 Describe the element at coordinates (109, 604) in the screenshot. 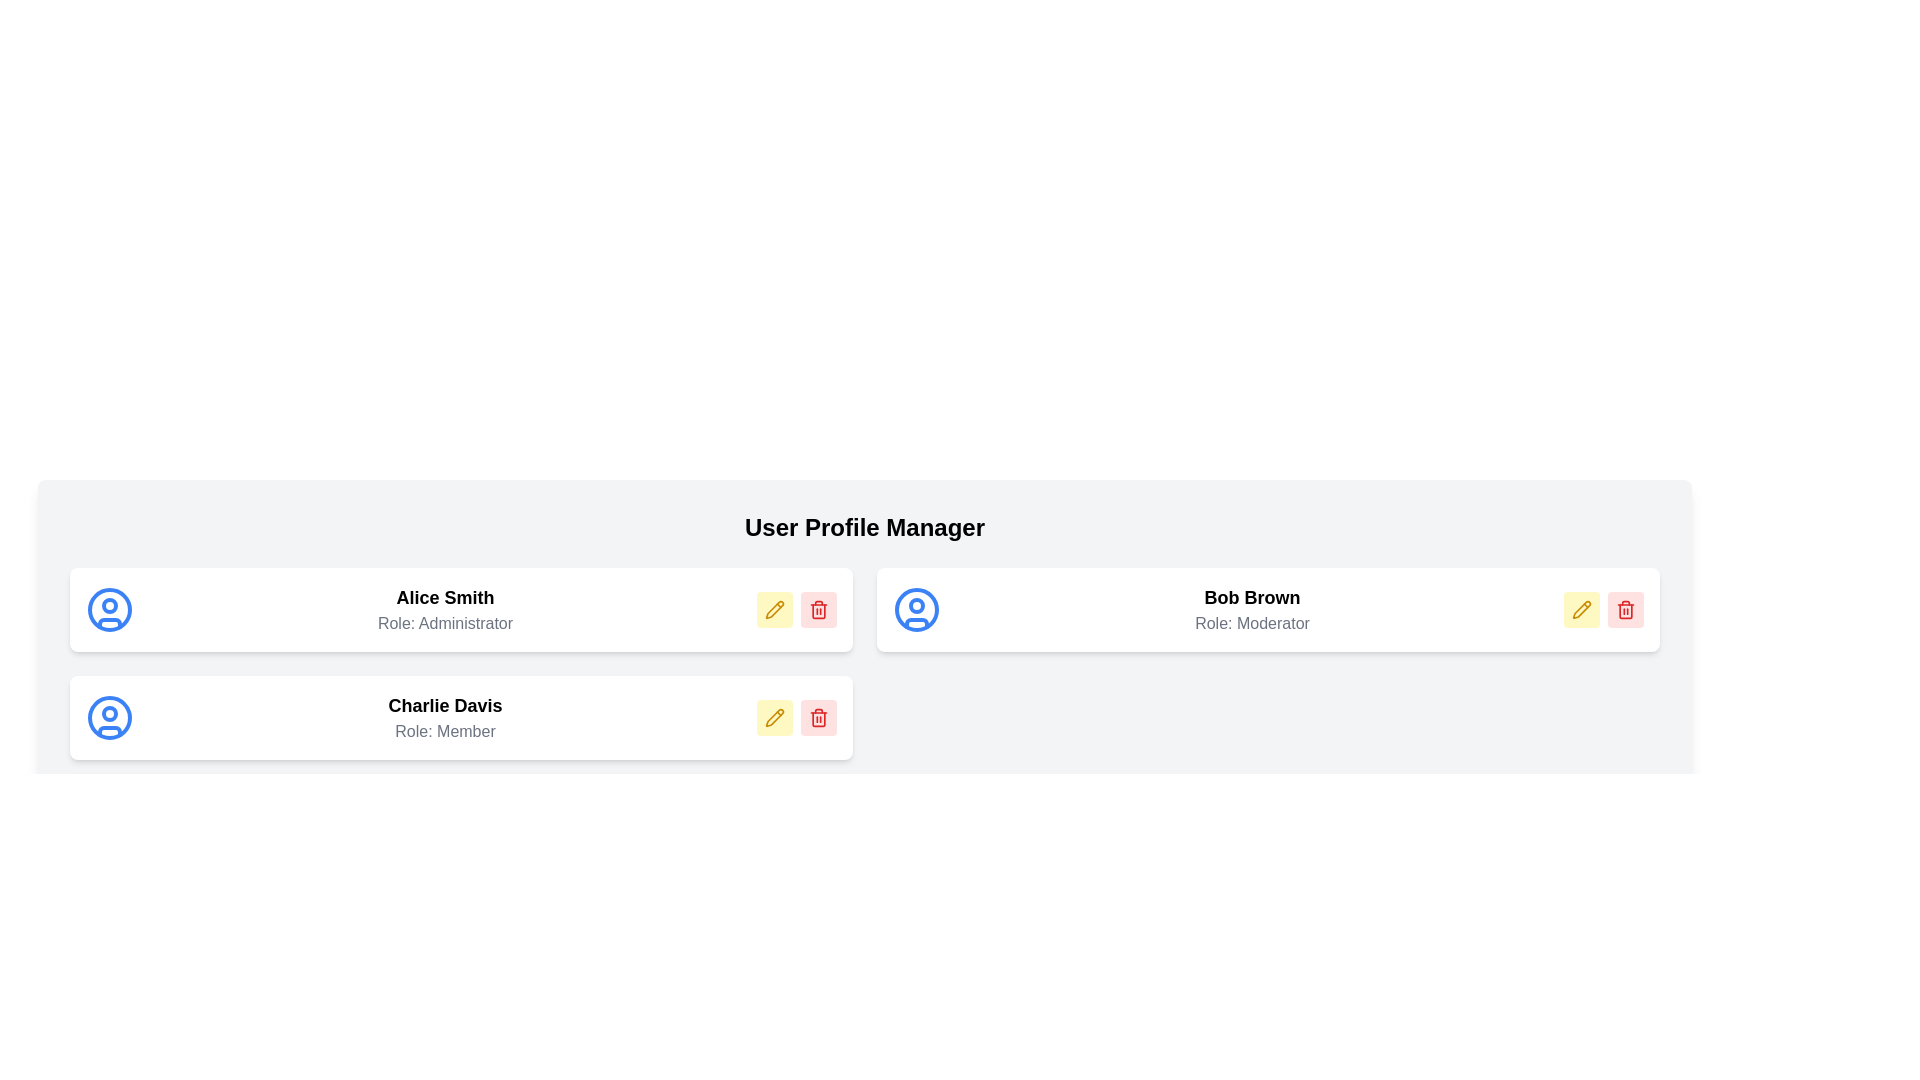

I see `the profile picture placeholder, which is a circular element resembling a user's avatar, located inside a larger circle with a blue outline and white fill` at that location.